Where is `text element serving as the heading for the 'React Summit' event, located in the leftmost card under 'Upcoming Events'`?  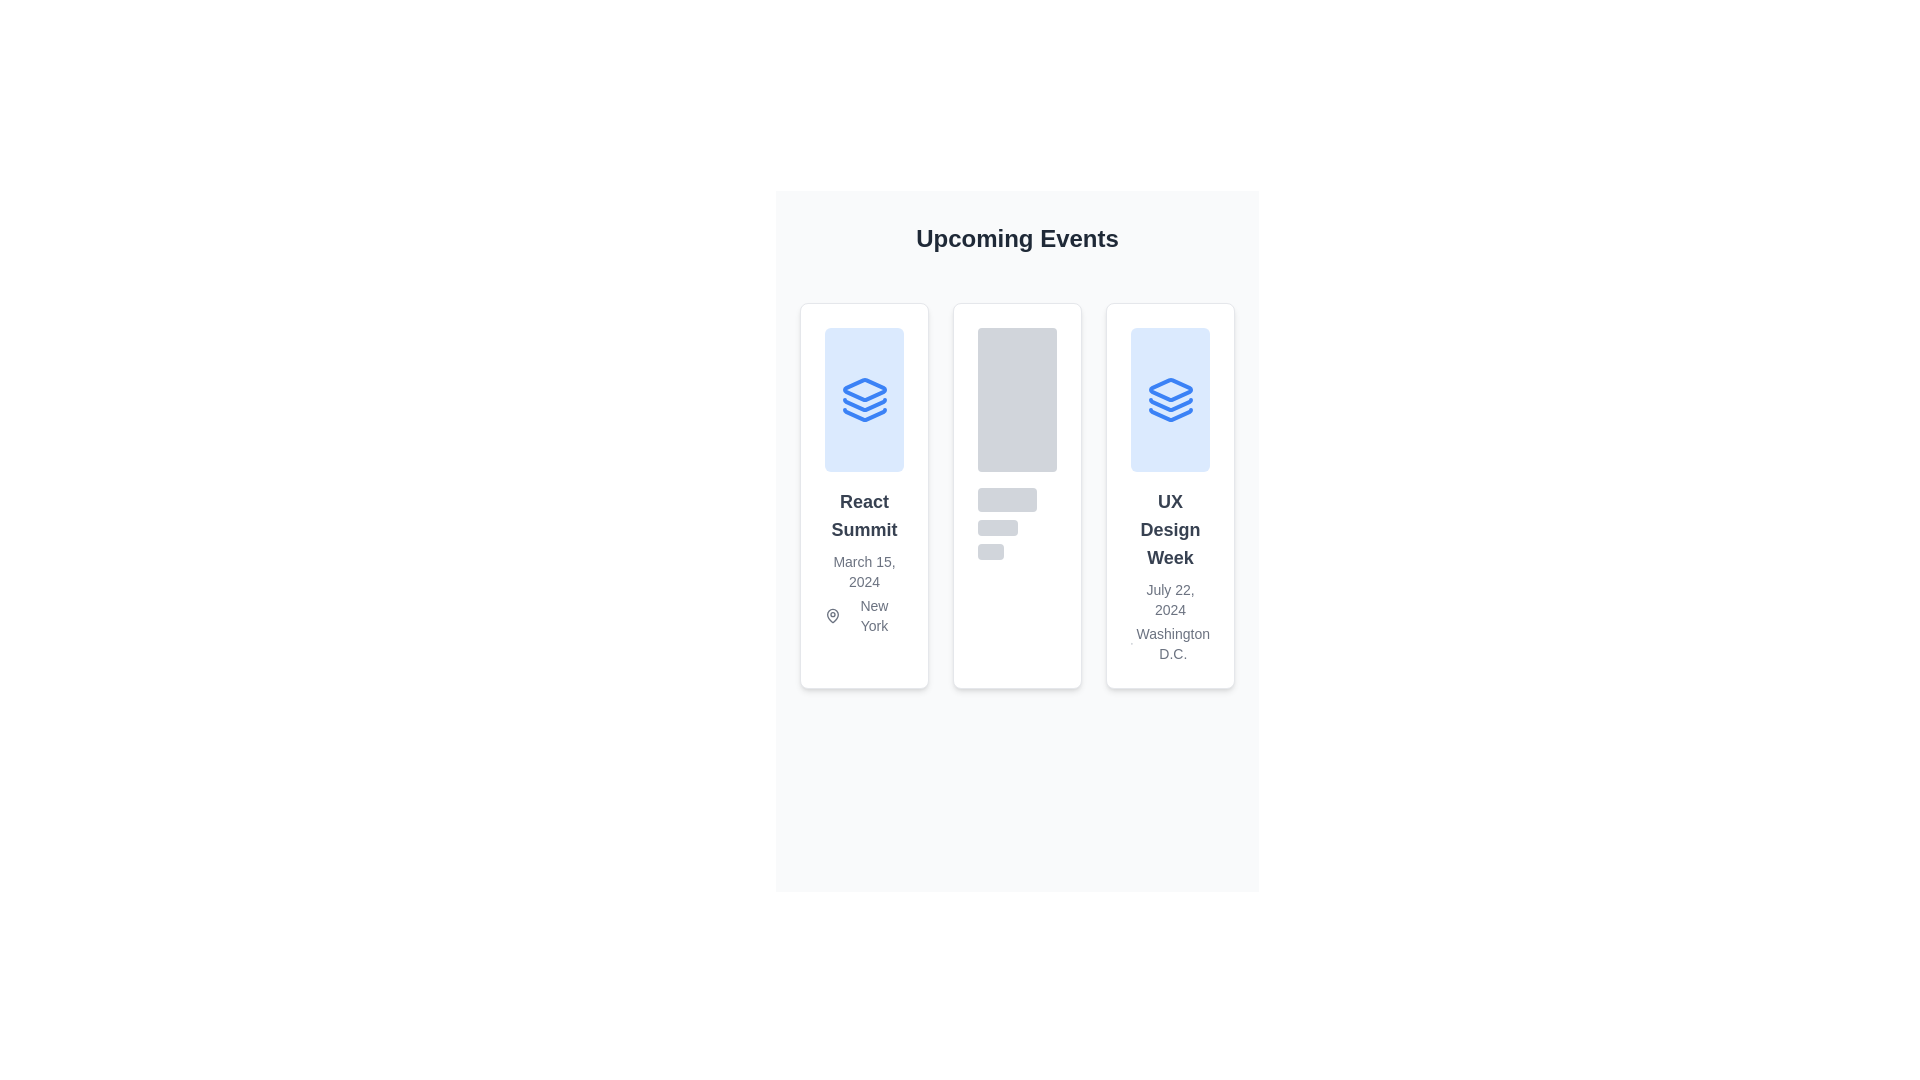 text element serving as the heading for the 'React Summit' event, located in the leftmost card under 'Upcoming Events' is located at coordinates (864, 515).